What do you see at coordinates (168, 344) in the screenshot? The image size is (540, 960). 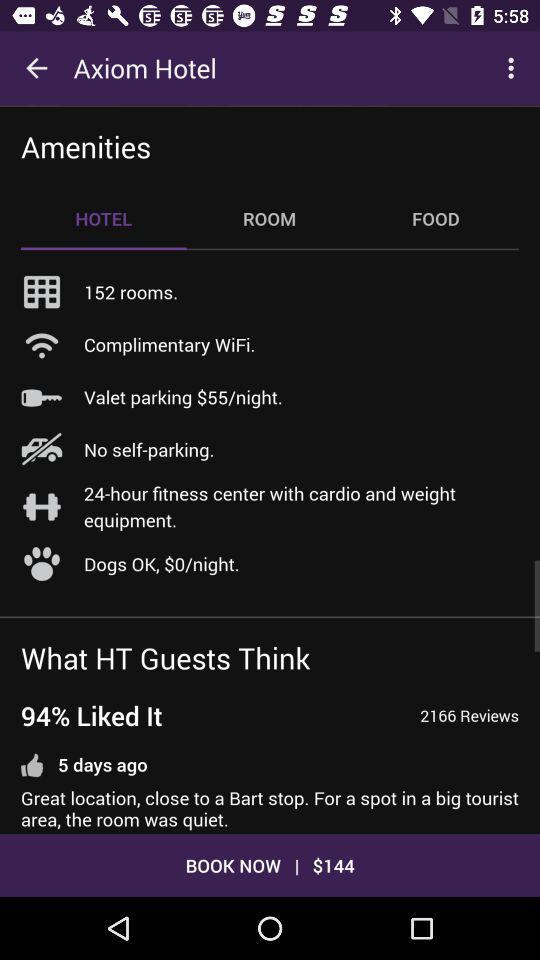 I see `the icon below 152 rooms. icon` at bounding box center [168, 344].